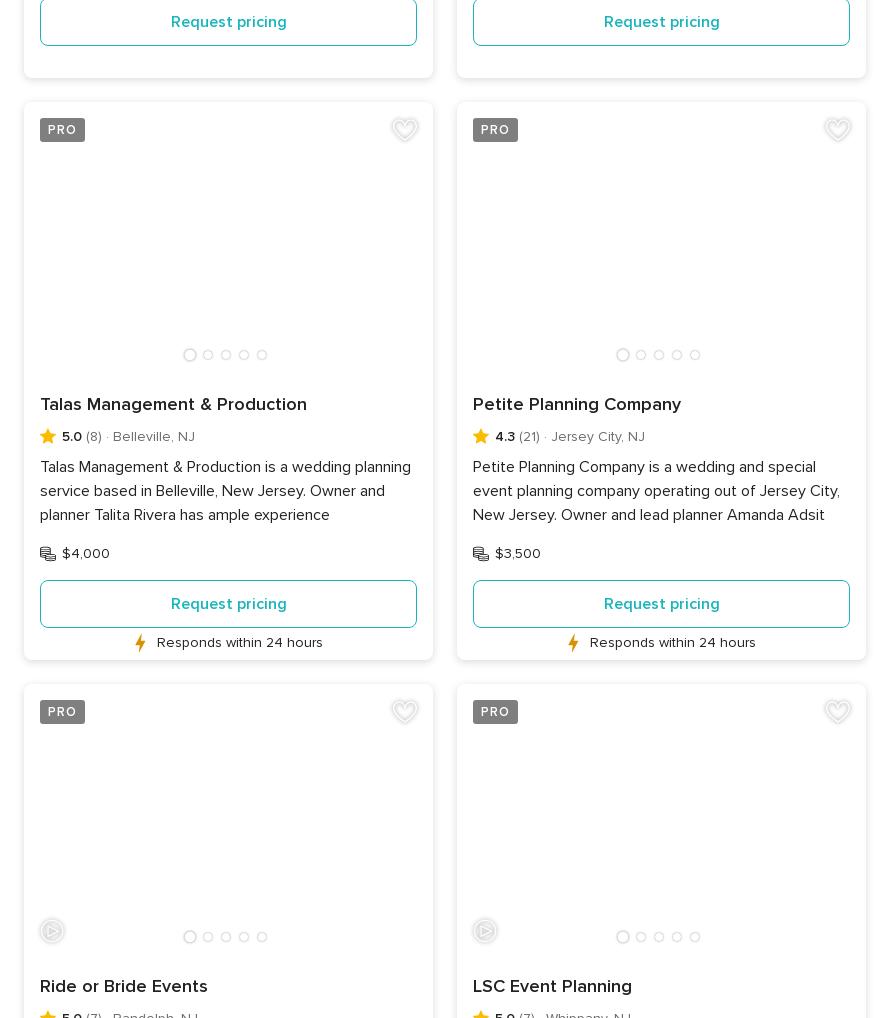 Image resolution: width=890 pixels, height=1018 pixels. What do you see at coordinates (71, 435) in the screenshot?
I see `'5.0'` at bounding box center [71, 435].